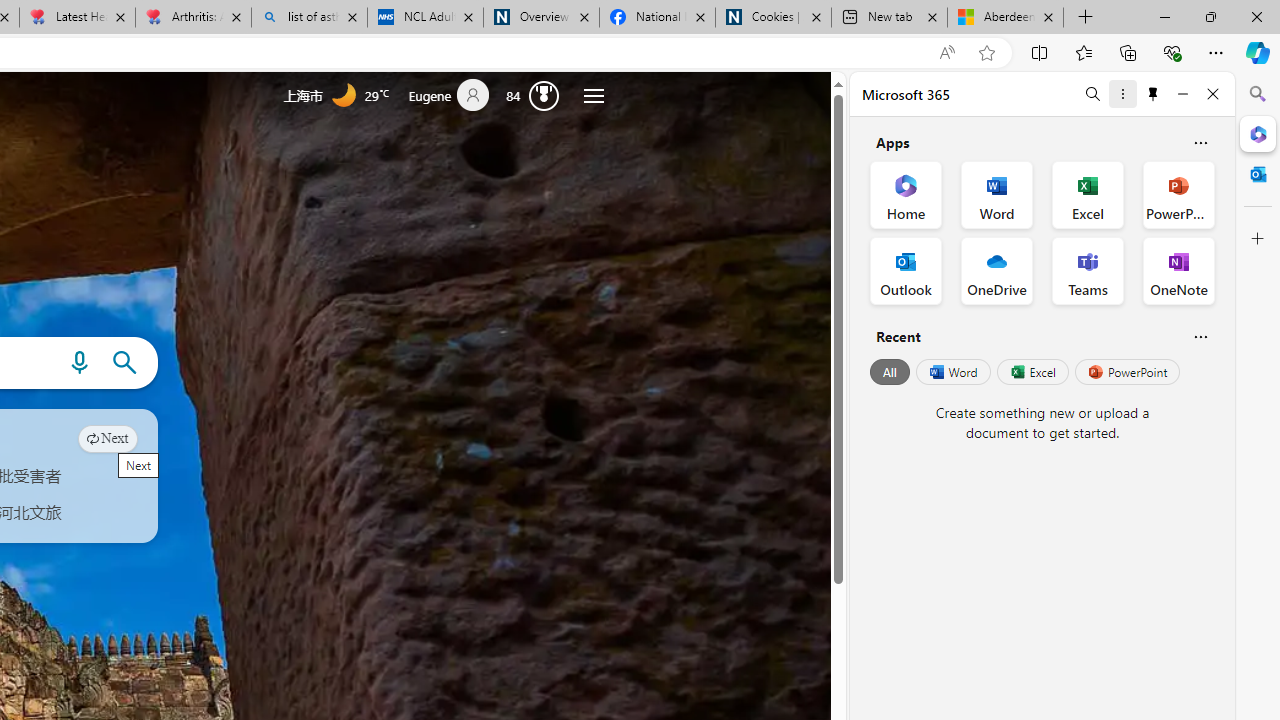 This screenshot has width=1280, height=720. Describe the element at coordinates (772, 17) in the screenshot. I see `'Cookies | About | NICE'` at that location.